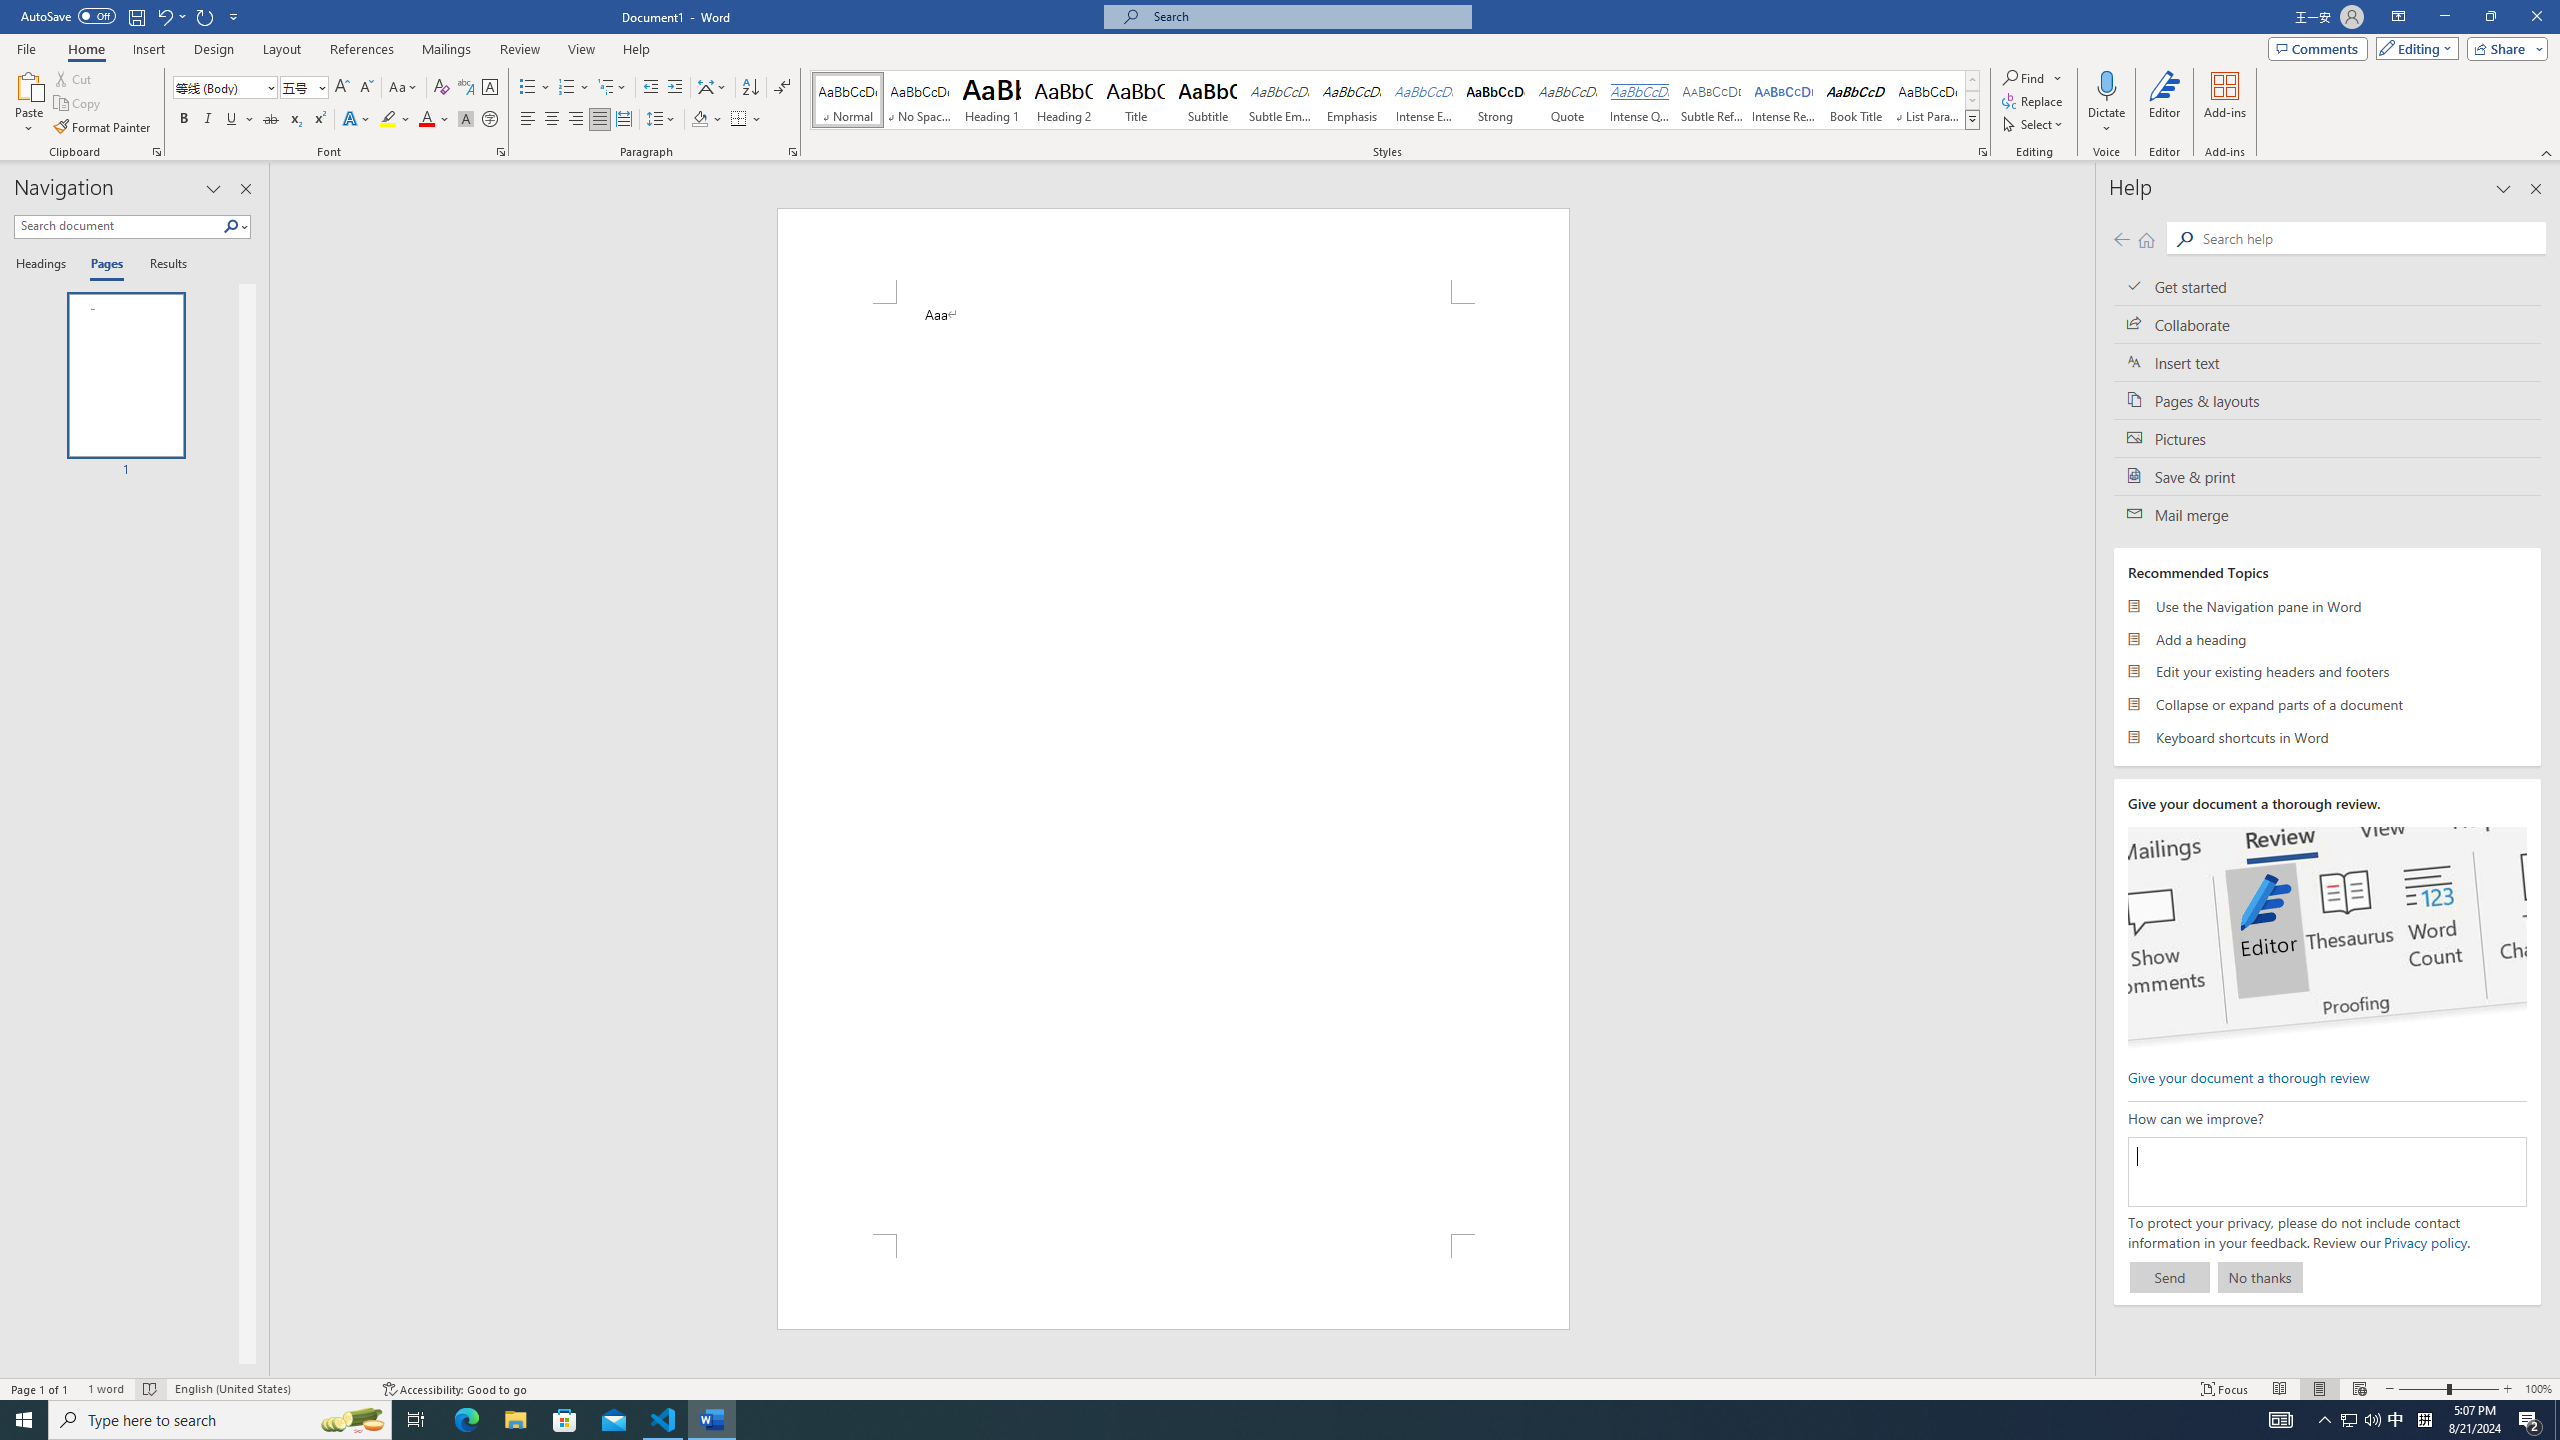 Image resolution: width=2560 pixels, height=1440 pixels. I want to click on 'Paste', so click(28, 84).